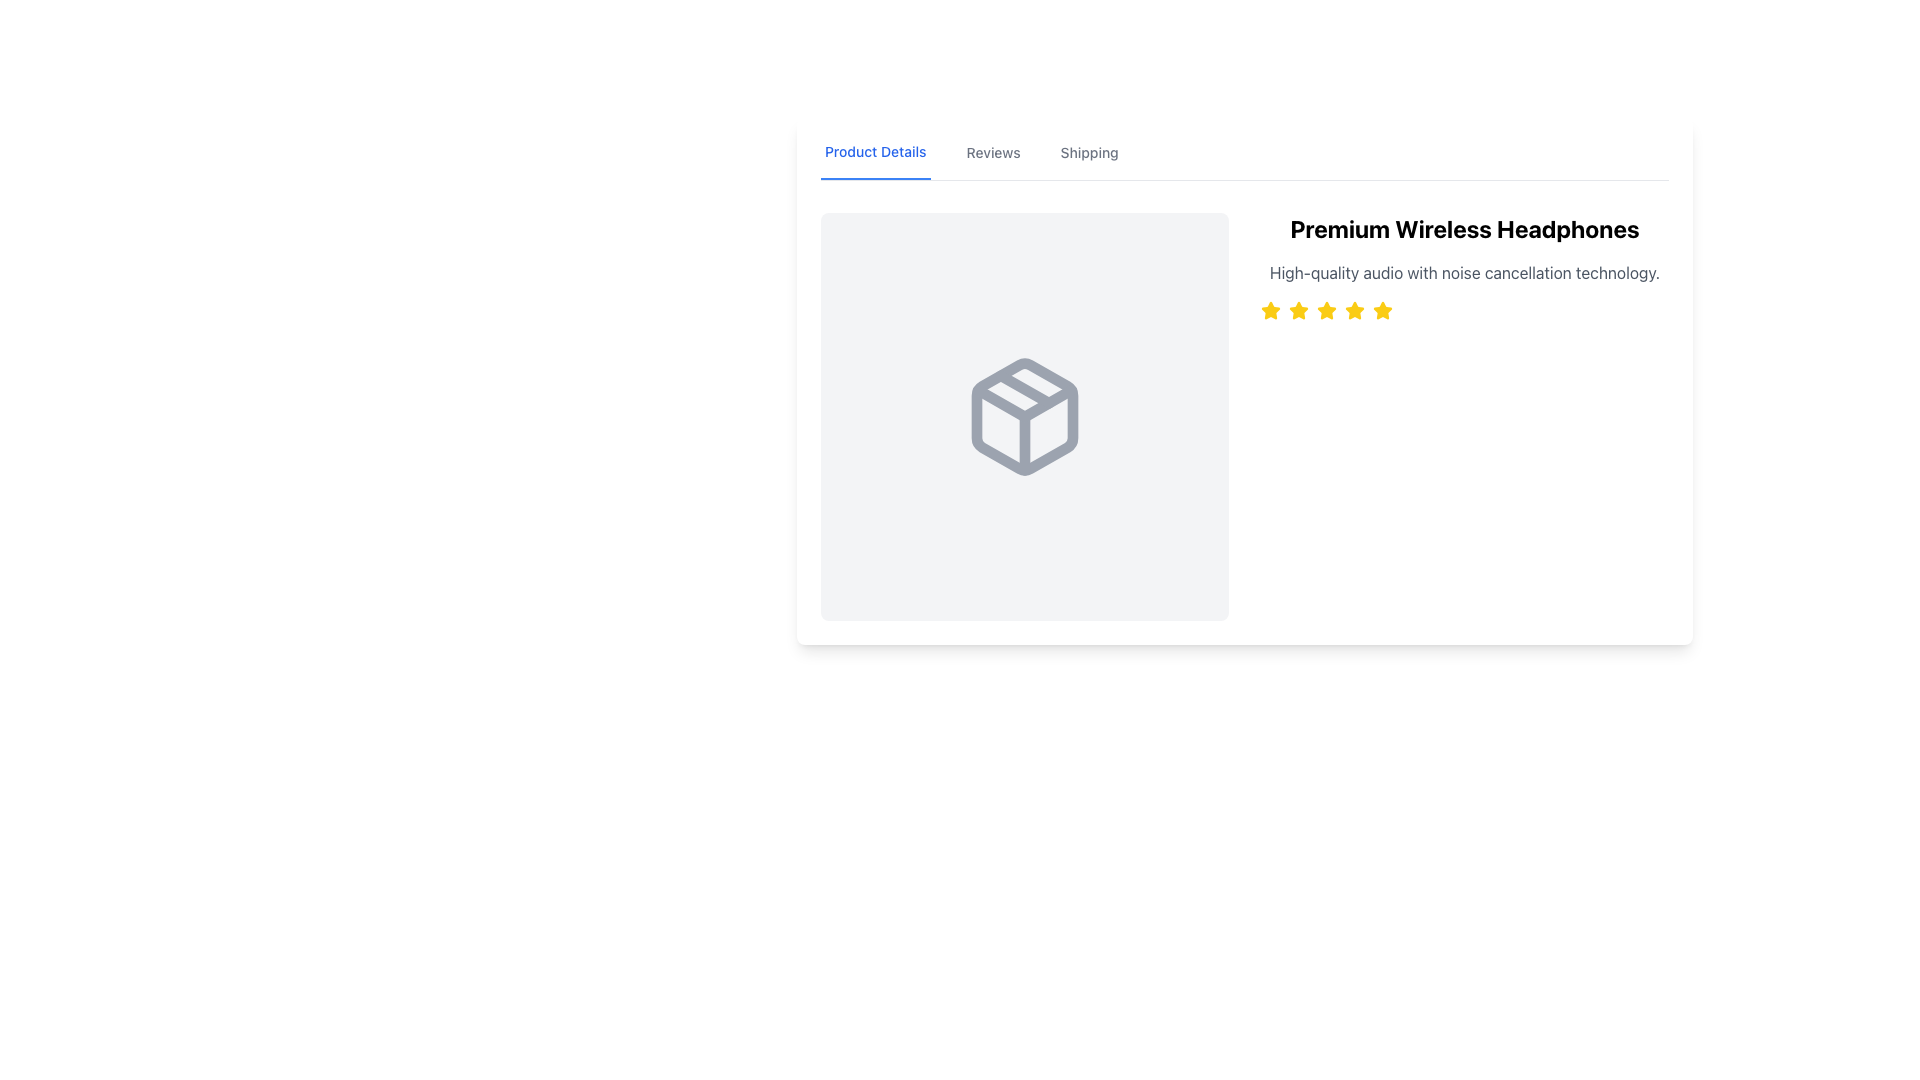  What do you see at coordinates (993, 160) in the screenshot?
I see `the 'Reviews' tab in the navigation bar to switch the displayed content to show reviews related to the product` at bounding box center [993, 160].